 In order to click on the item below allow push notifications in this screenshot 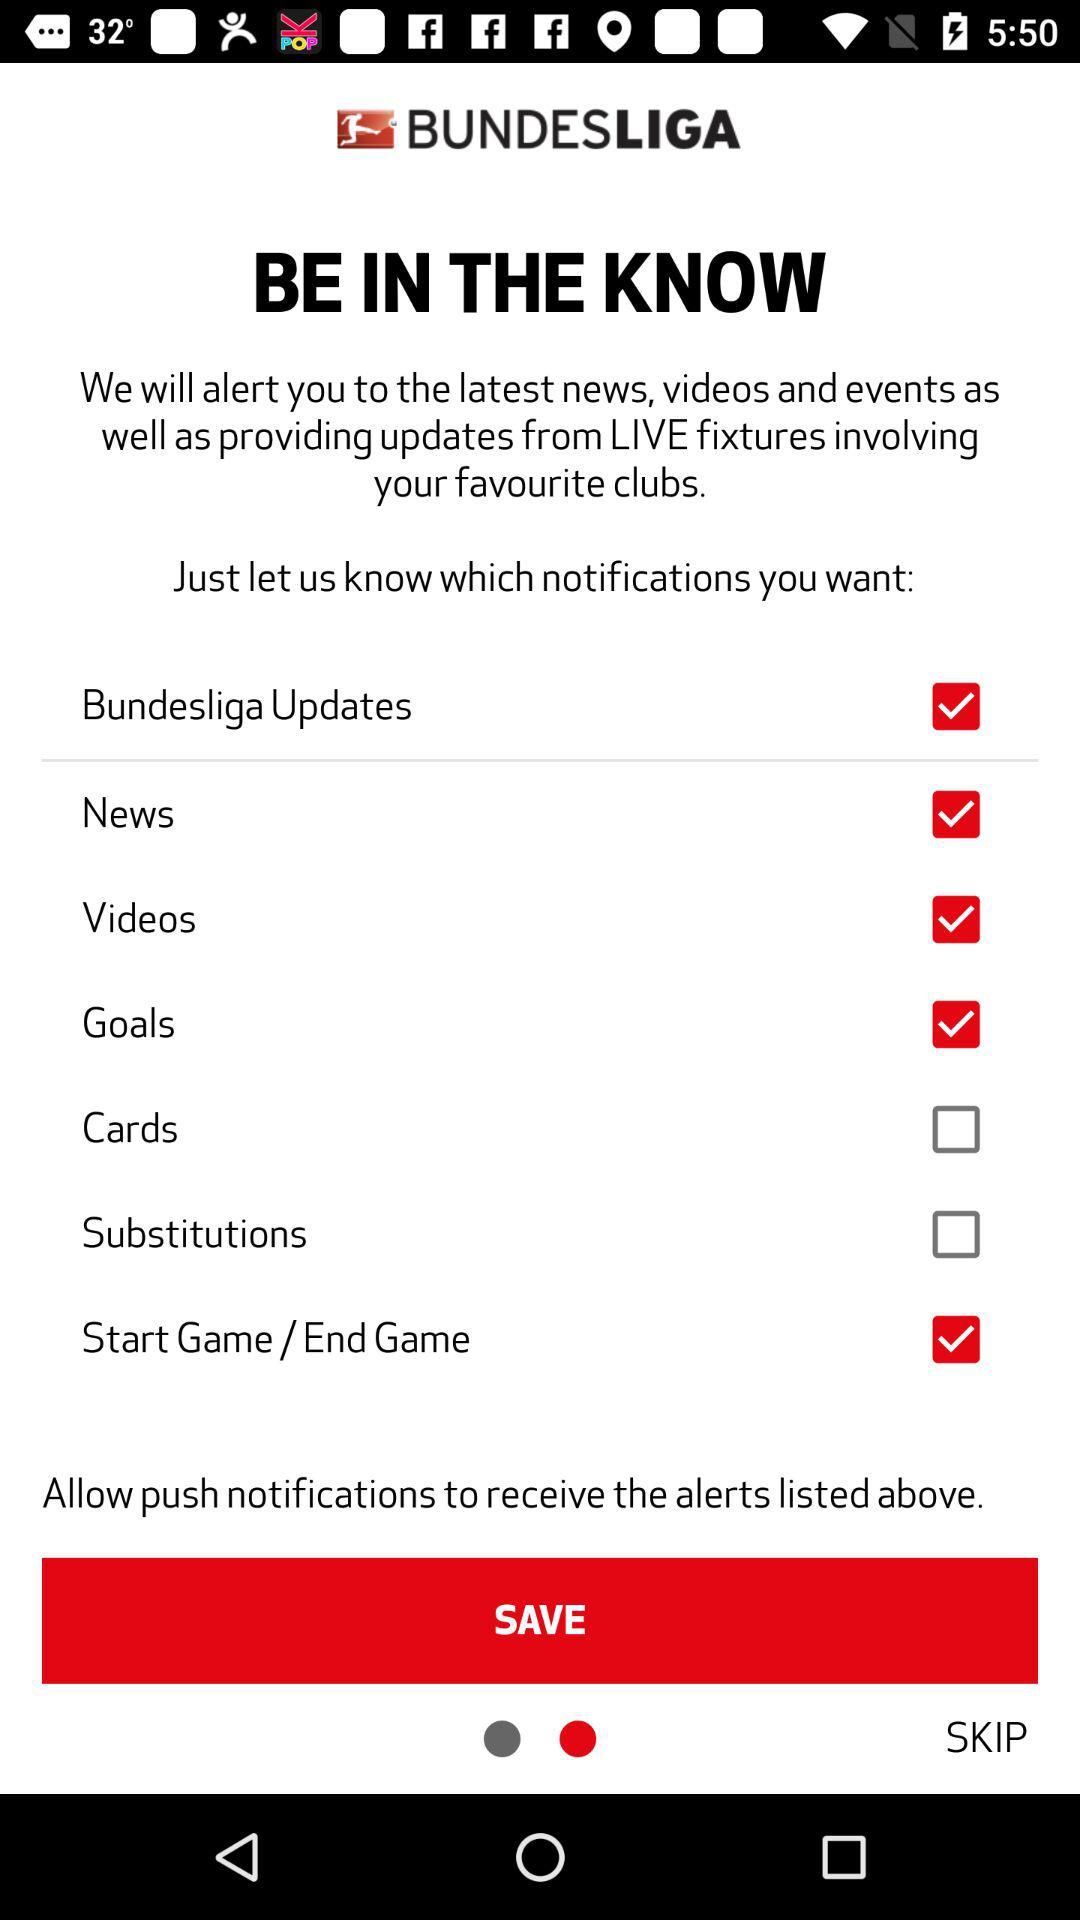, I will do `click(540, 1620)`.